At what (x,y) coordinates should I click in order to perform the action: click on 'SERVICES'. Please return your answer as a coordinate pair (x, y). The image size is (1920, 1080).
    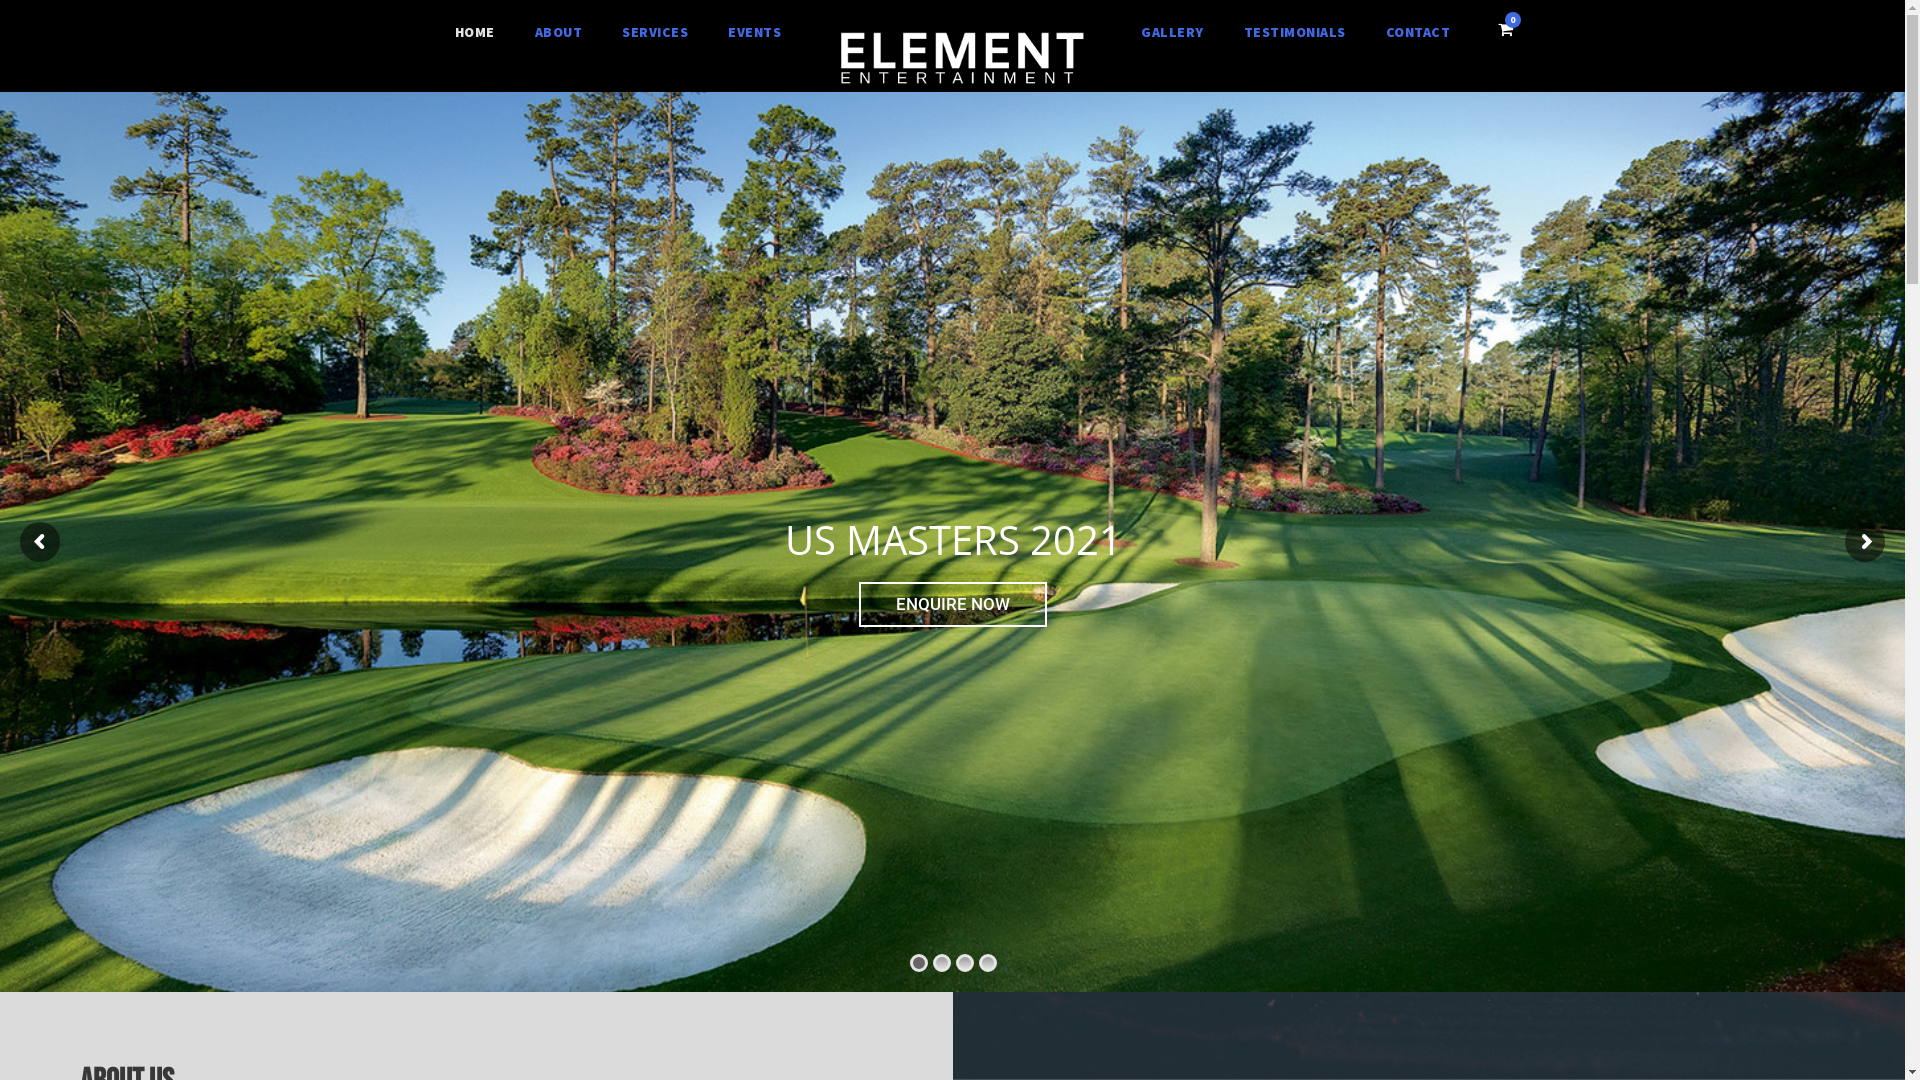
    Looking at the image, I should click on (654, 33).